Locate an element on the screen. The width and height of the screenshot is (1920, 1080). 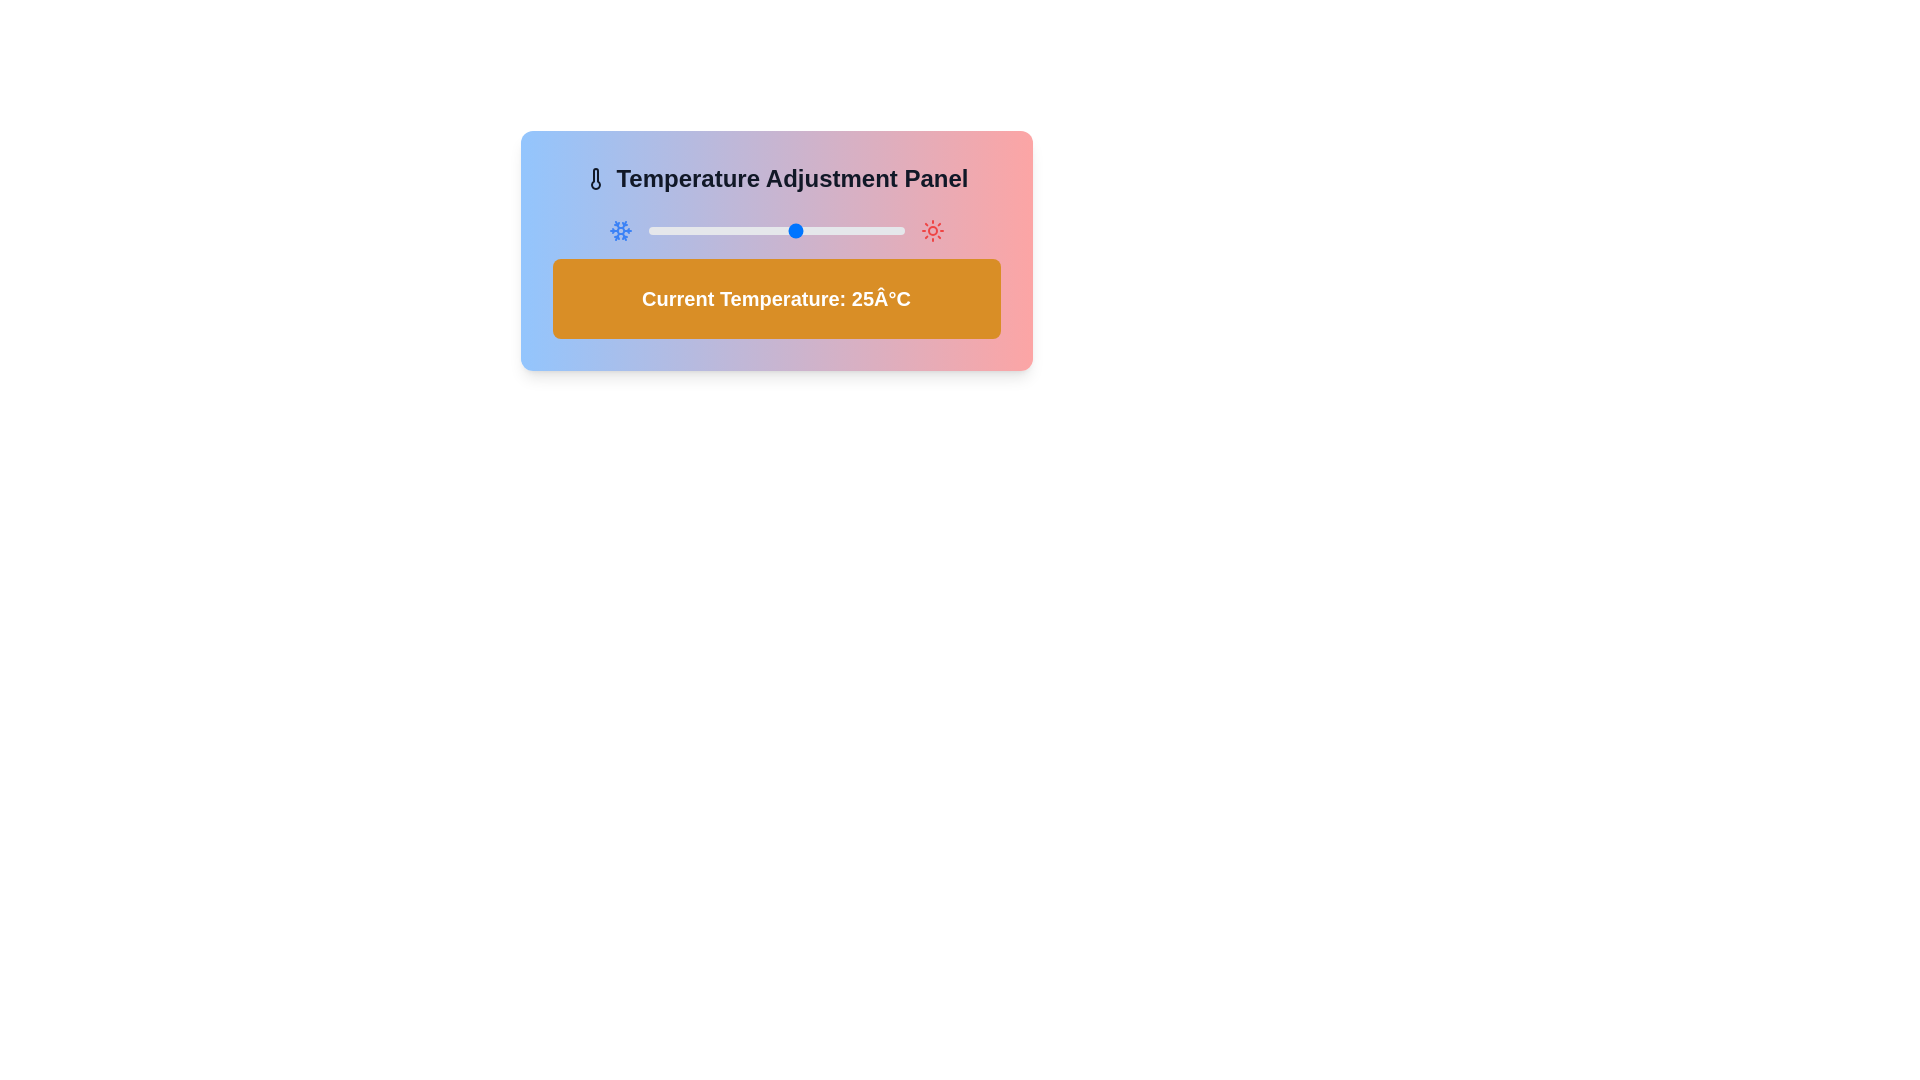
the temperature to 48°C using the slider is located at coordinates (895, 230).